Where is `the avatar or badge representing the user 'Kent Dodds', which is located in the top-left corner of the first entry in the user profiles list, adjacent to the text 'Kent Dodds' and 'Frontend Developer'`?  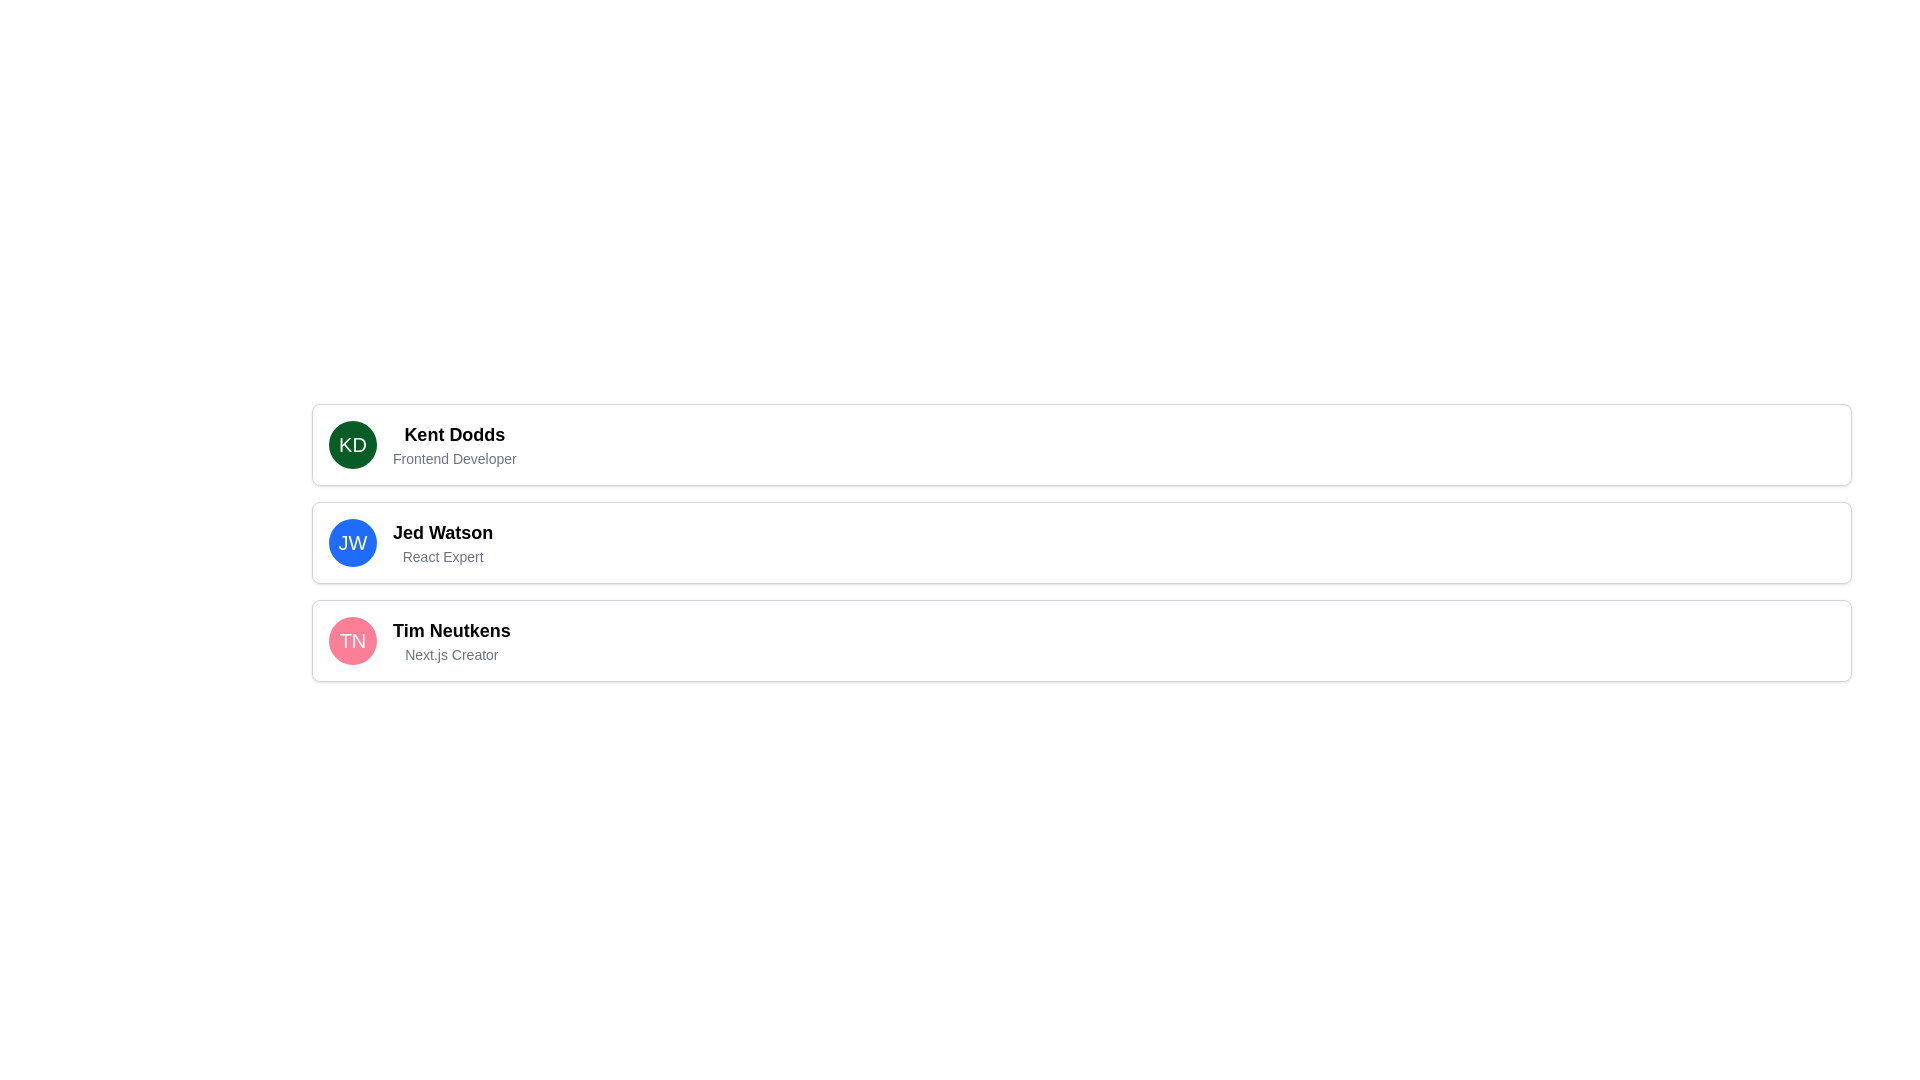 the avatar or badge representing the user 'Kent Dodds', which is located in the top-left corner of the first entry in the user profiles list, adjacent to the text 'Kent Dodds' and 'Frontend Developer' is located at coordinates (353, 443).